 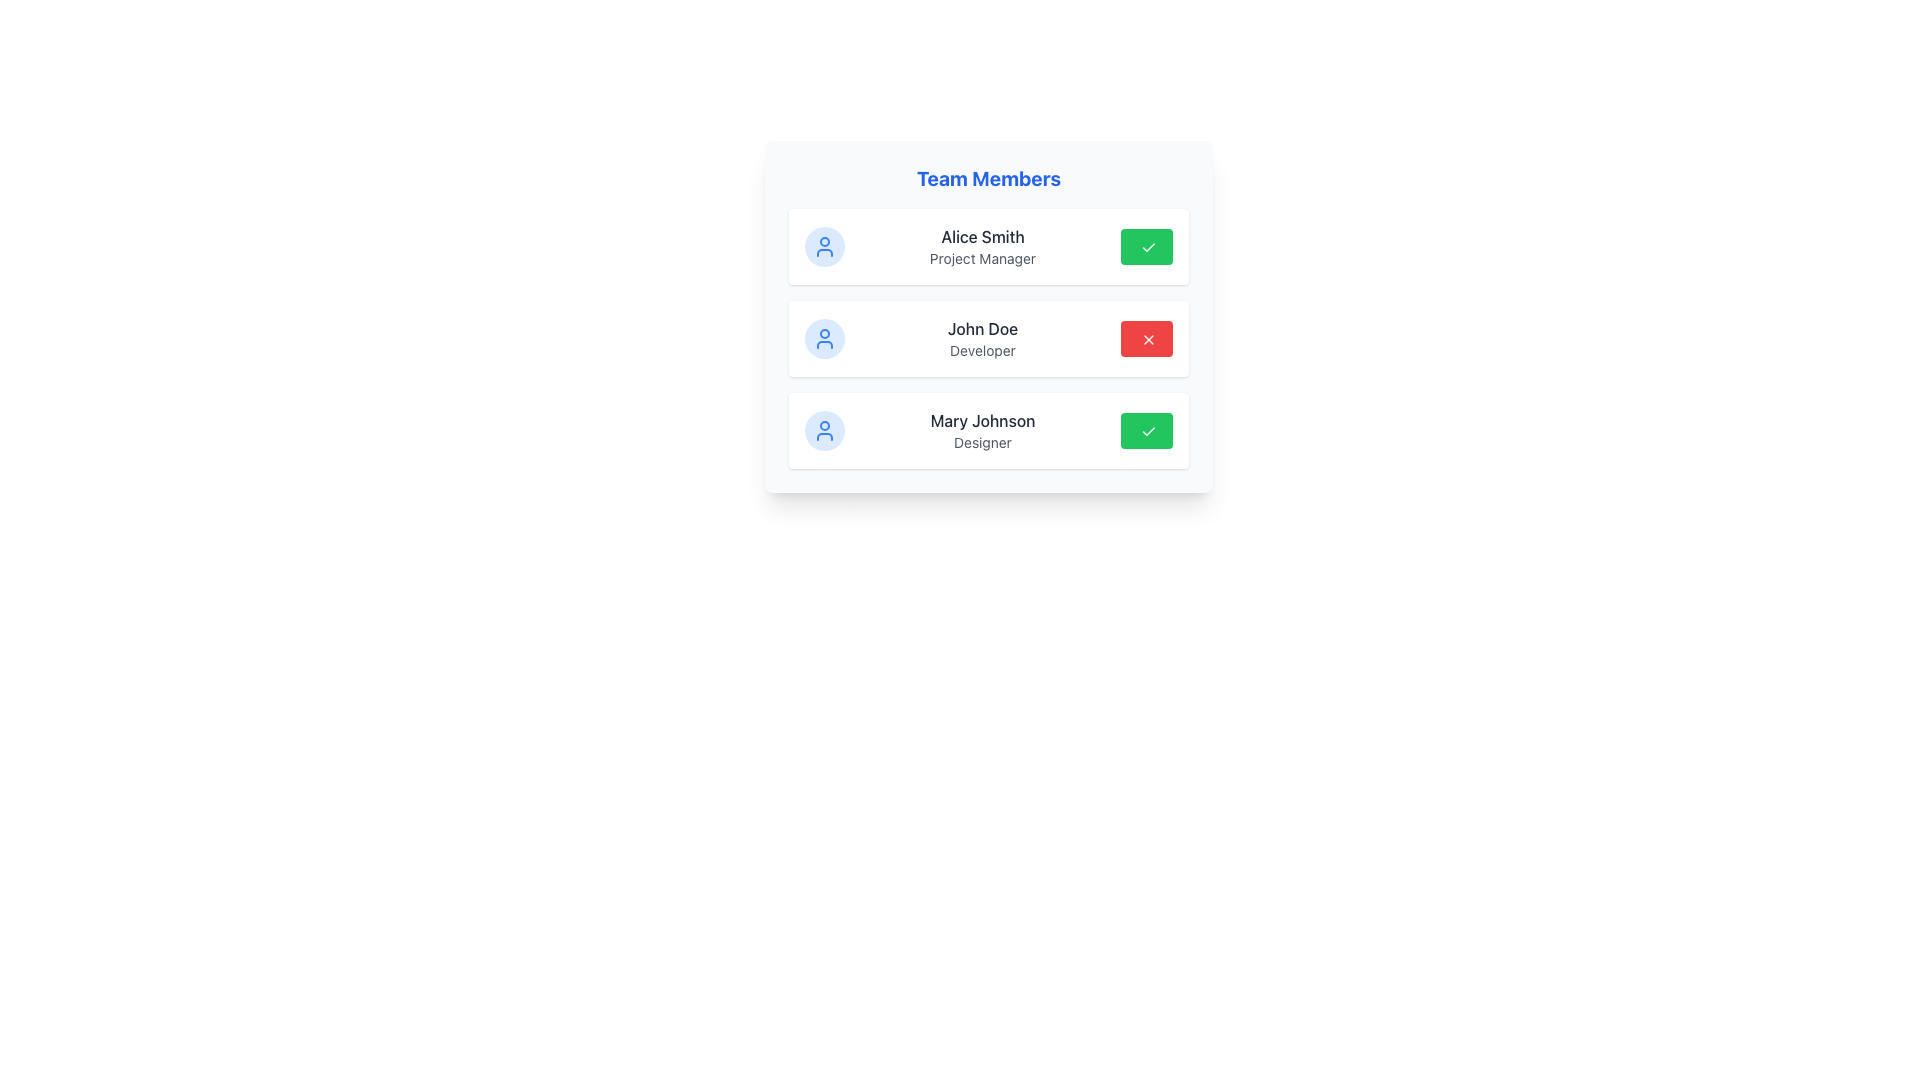 What do you see at coordinates (1147, 430) in the screenshot?
I see `the green button with a white checkmark icon located on the far right side of the 'Mary Johnson Designer' panel to confirm or approve` at bounding box center [1147, 430].